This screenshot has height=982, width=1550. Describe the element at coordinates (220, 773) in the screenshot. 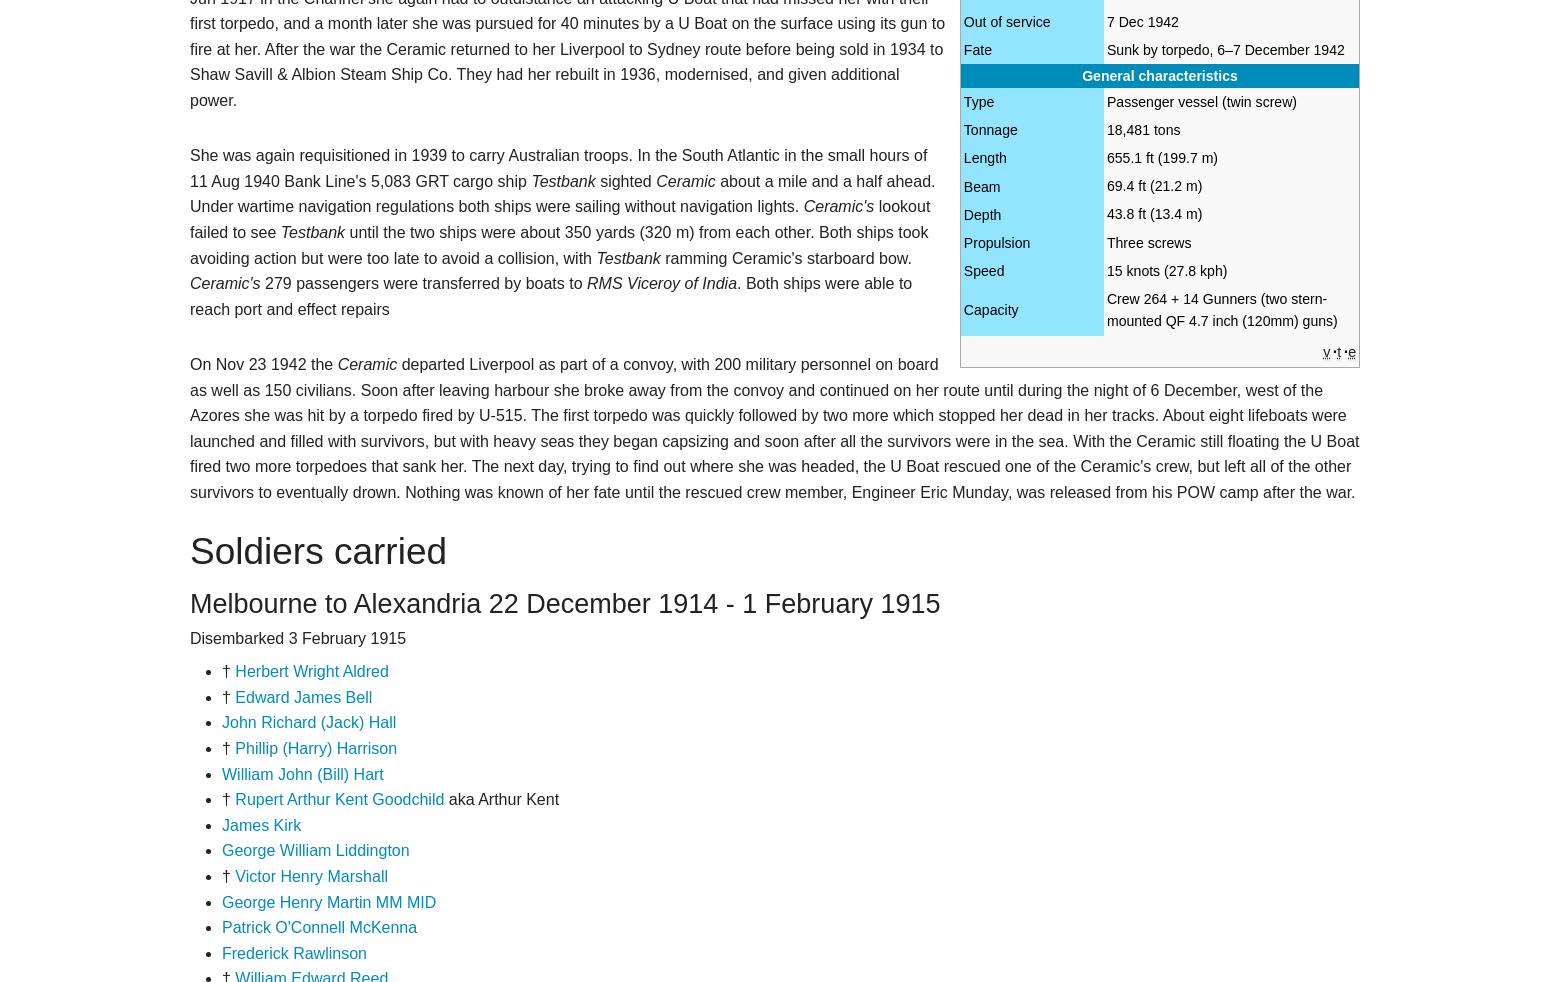

I see `'William John (Bill) Hart'` at that location.